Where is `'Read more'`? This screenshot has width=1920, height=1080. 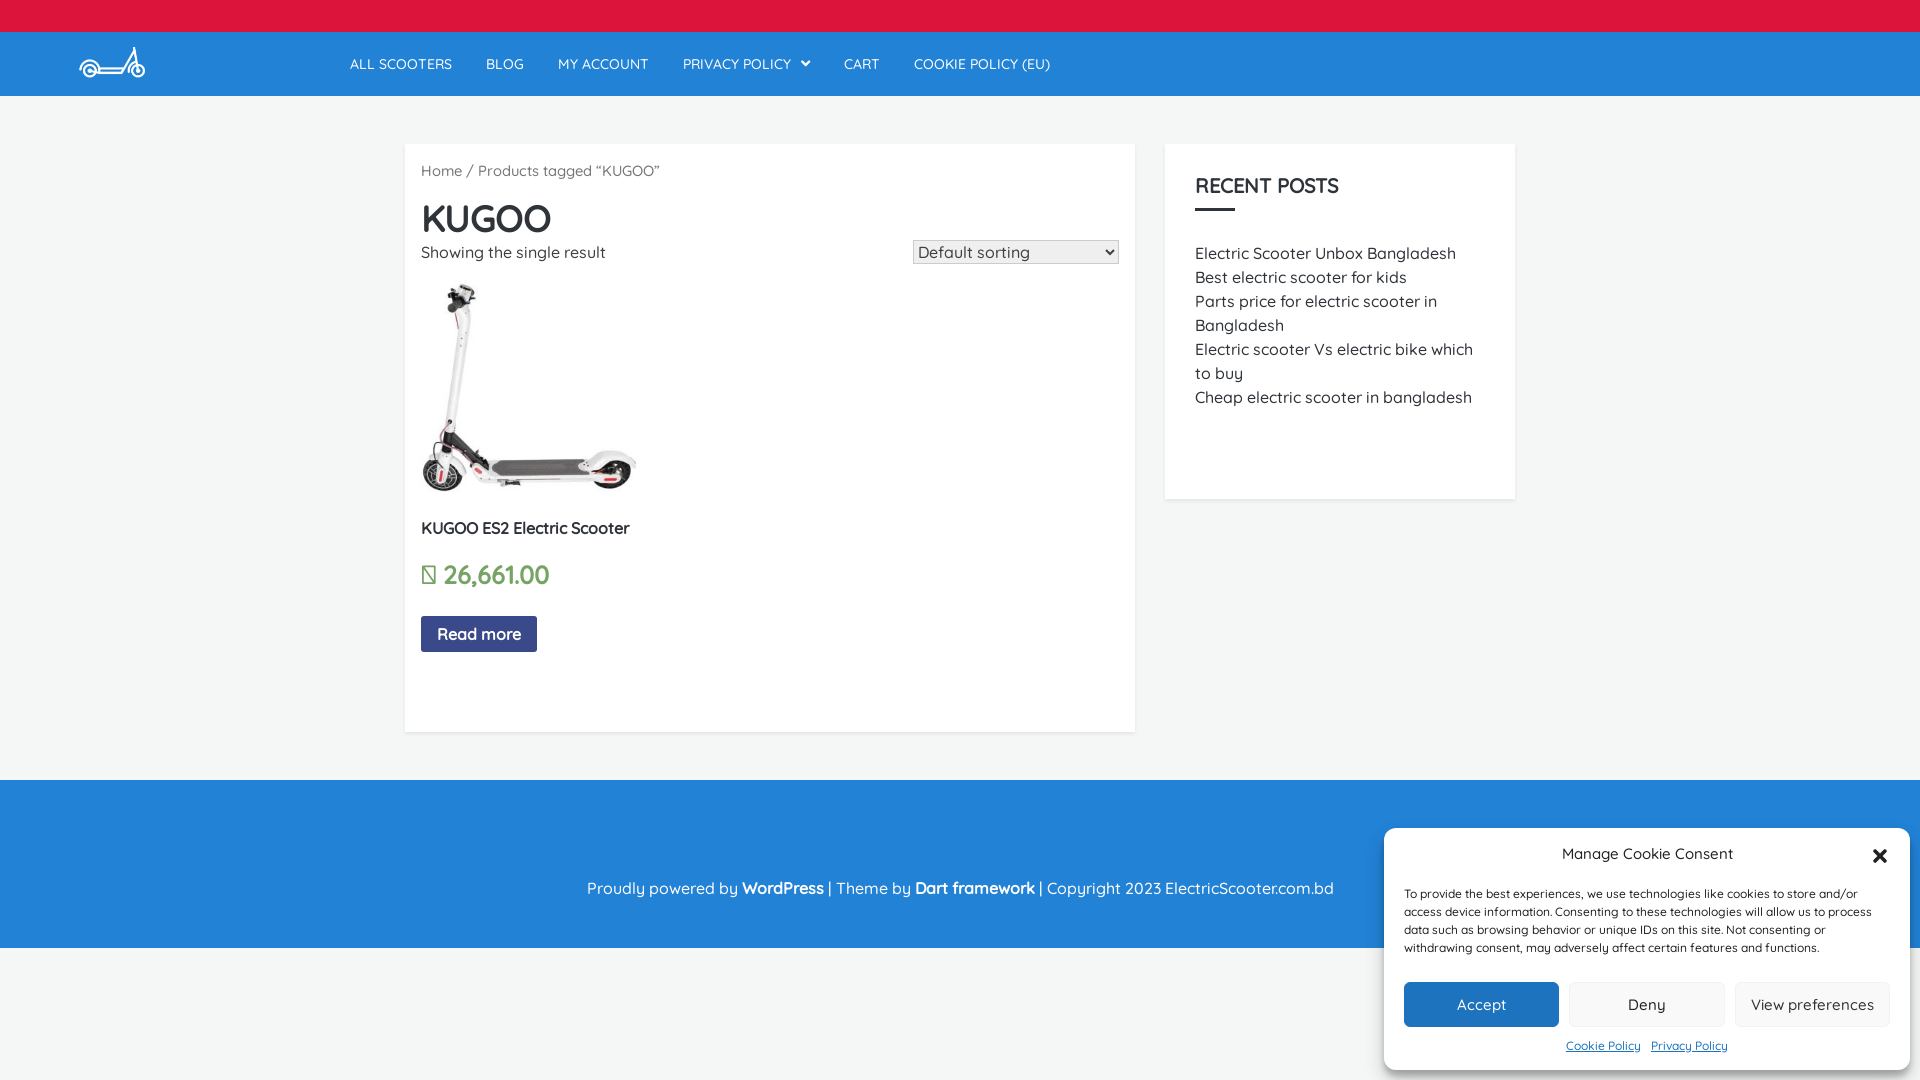
'Read more' is located at coordinates (478, 633).